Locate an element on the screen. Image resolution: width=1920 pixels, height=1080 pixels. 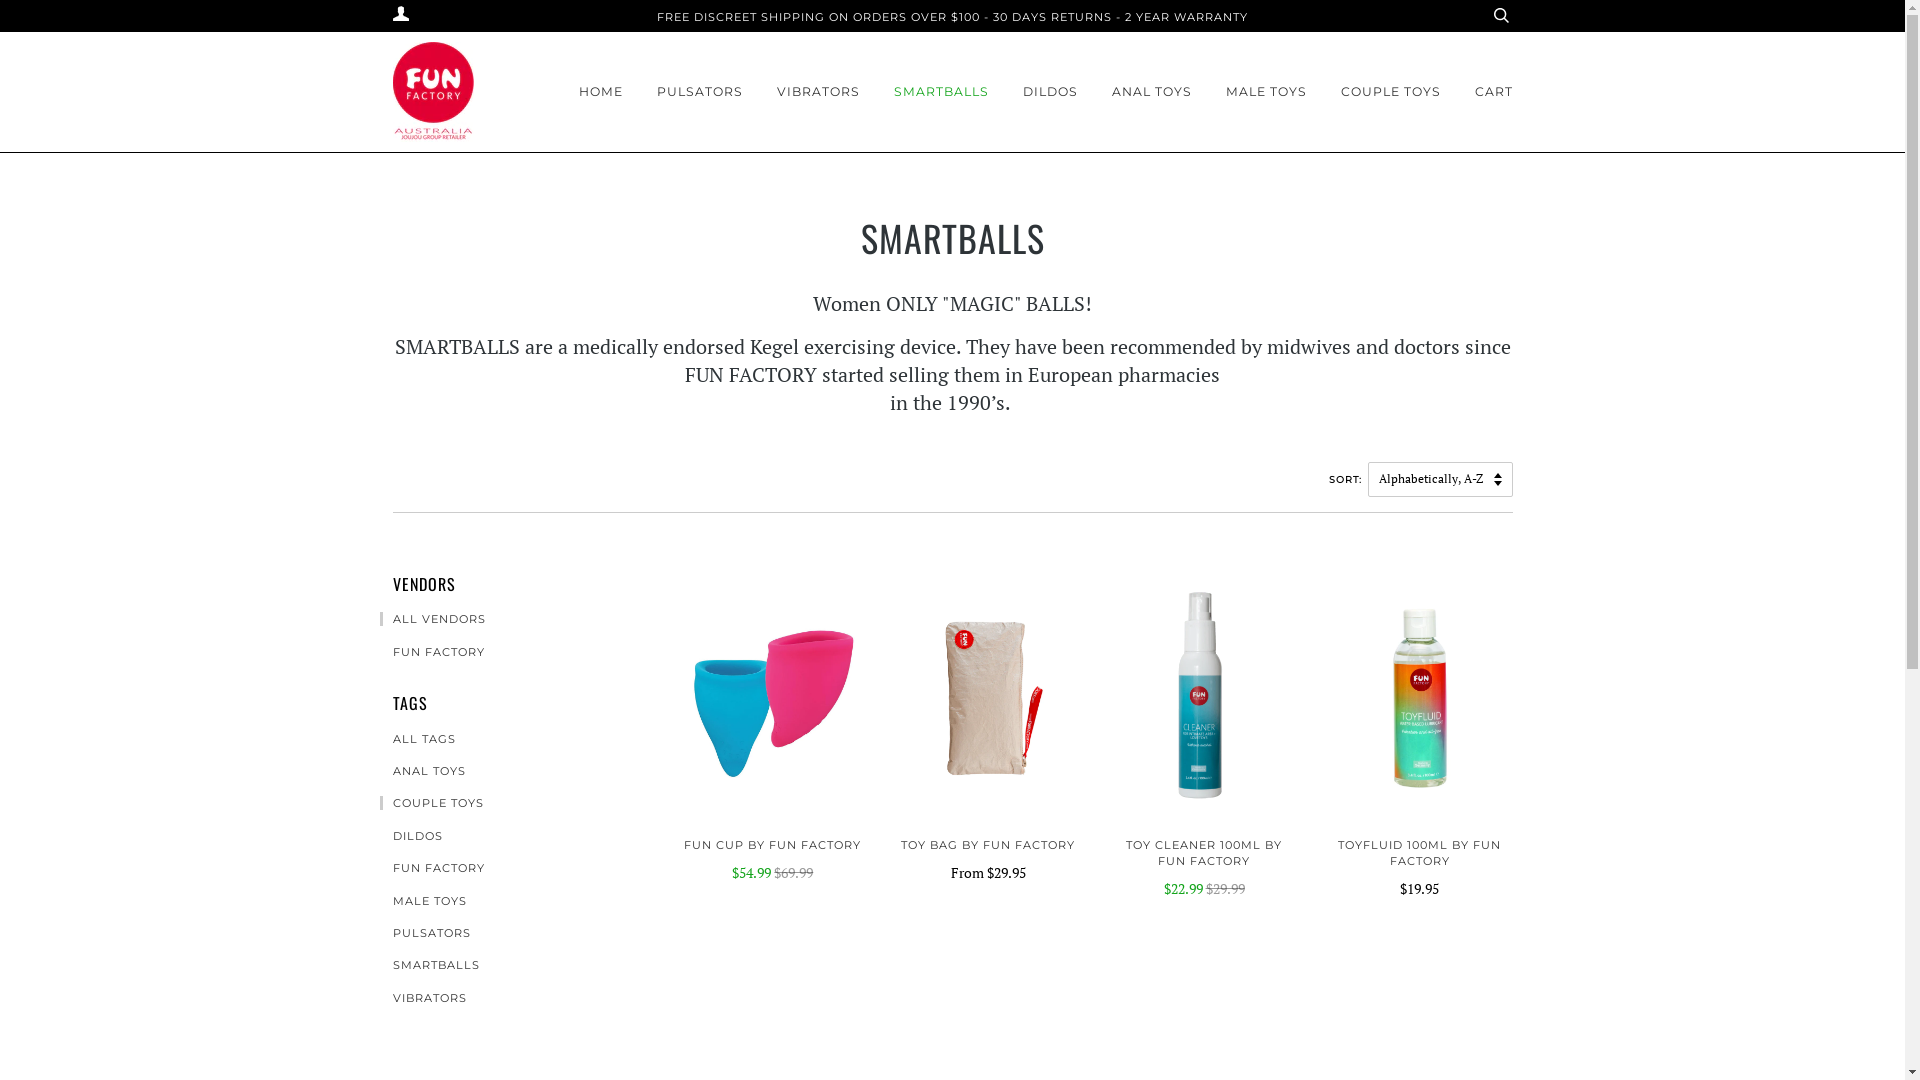
'PULSATORS' is located at coordinates (424, 933).